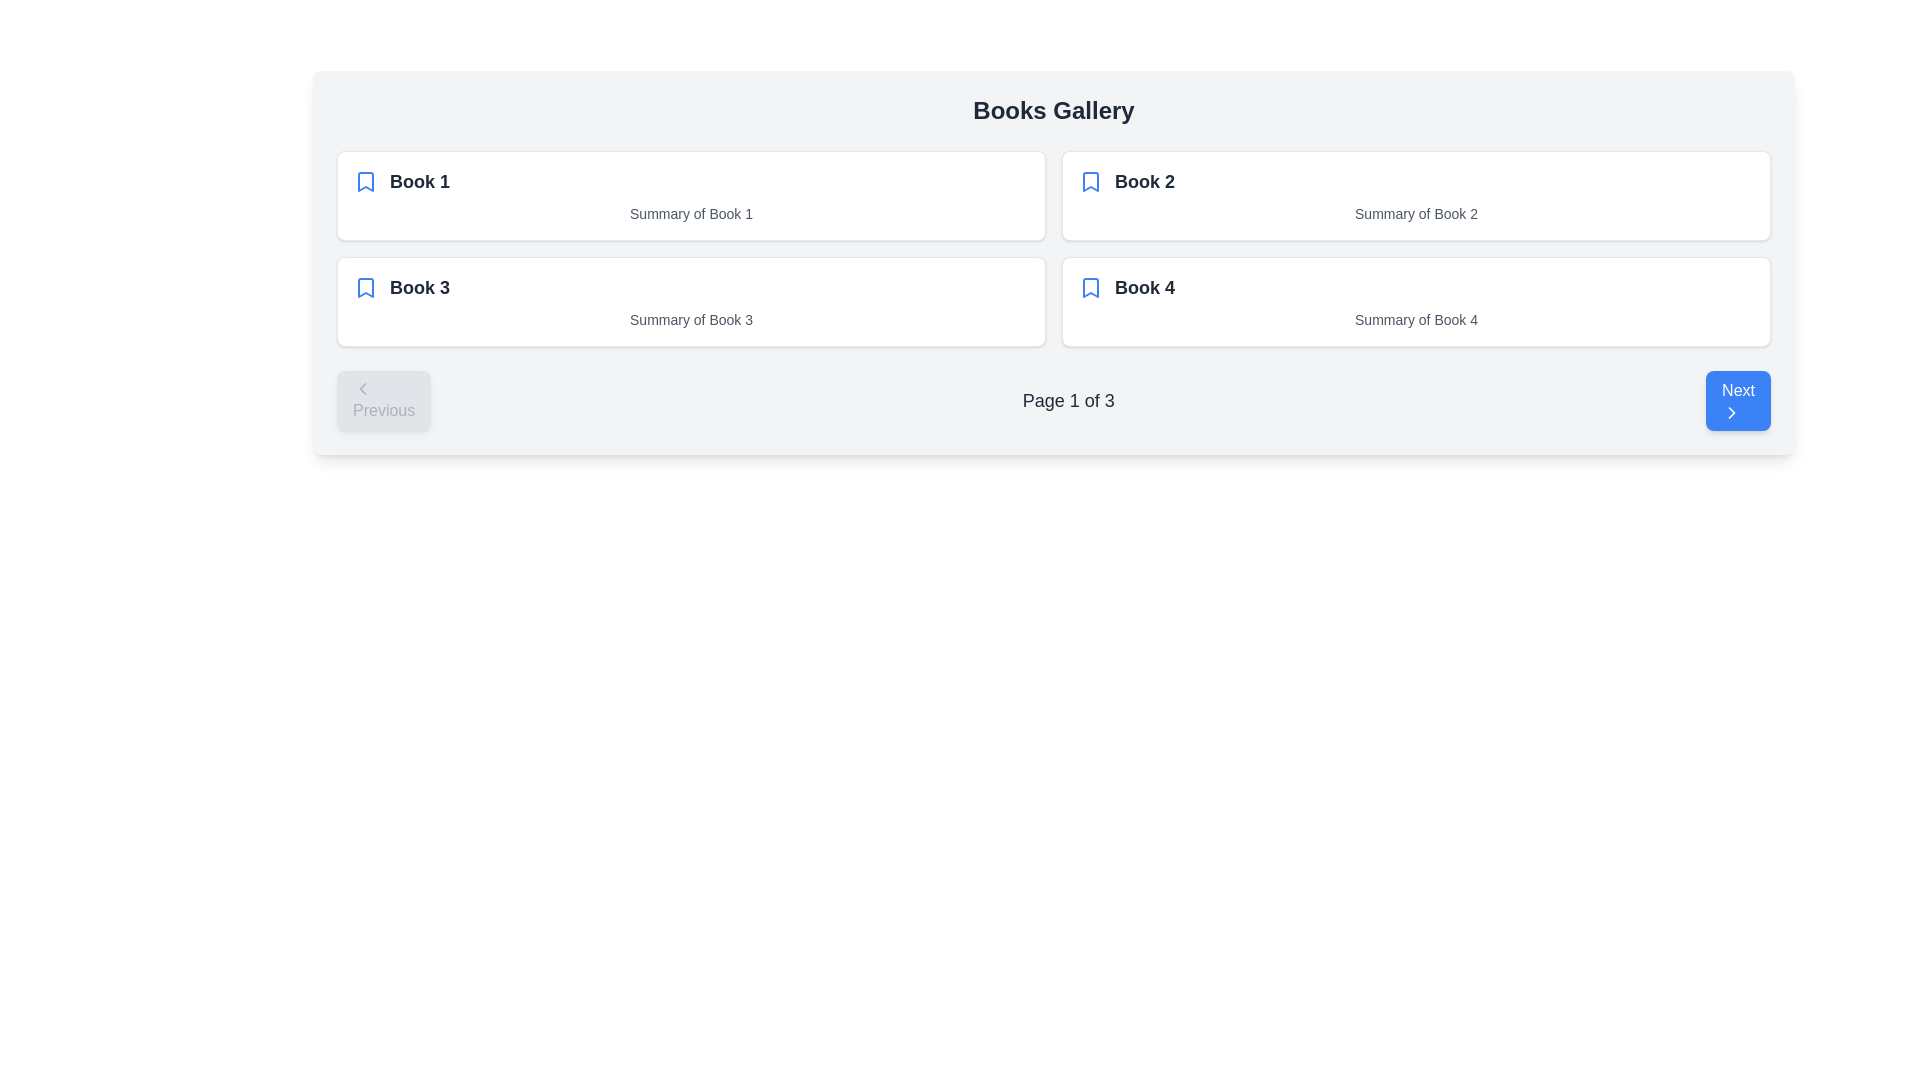 Image resolution: width=1920 pixels, height=1080 pixels. What do you see at coordinates (1415, 319) in the screenshot?
I see `the text label displaying 'Summary of Book 4', which is positioned beneath the main title 'Book 4' within the card layout` at bounding box center [1415, 319].